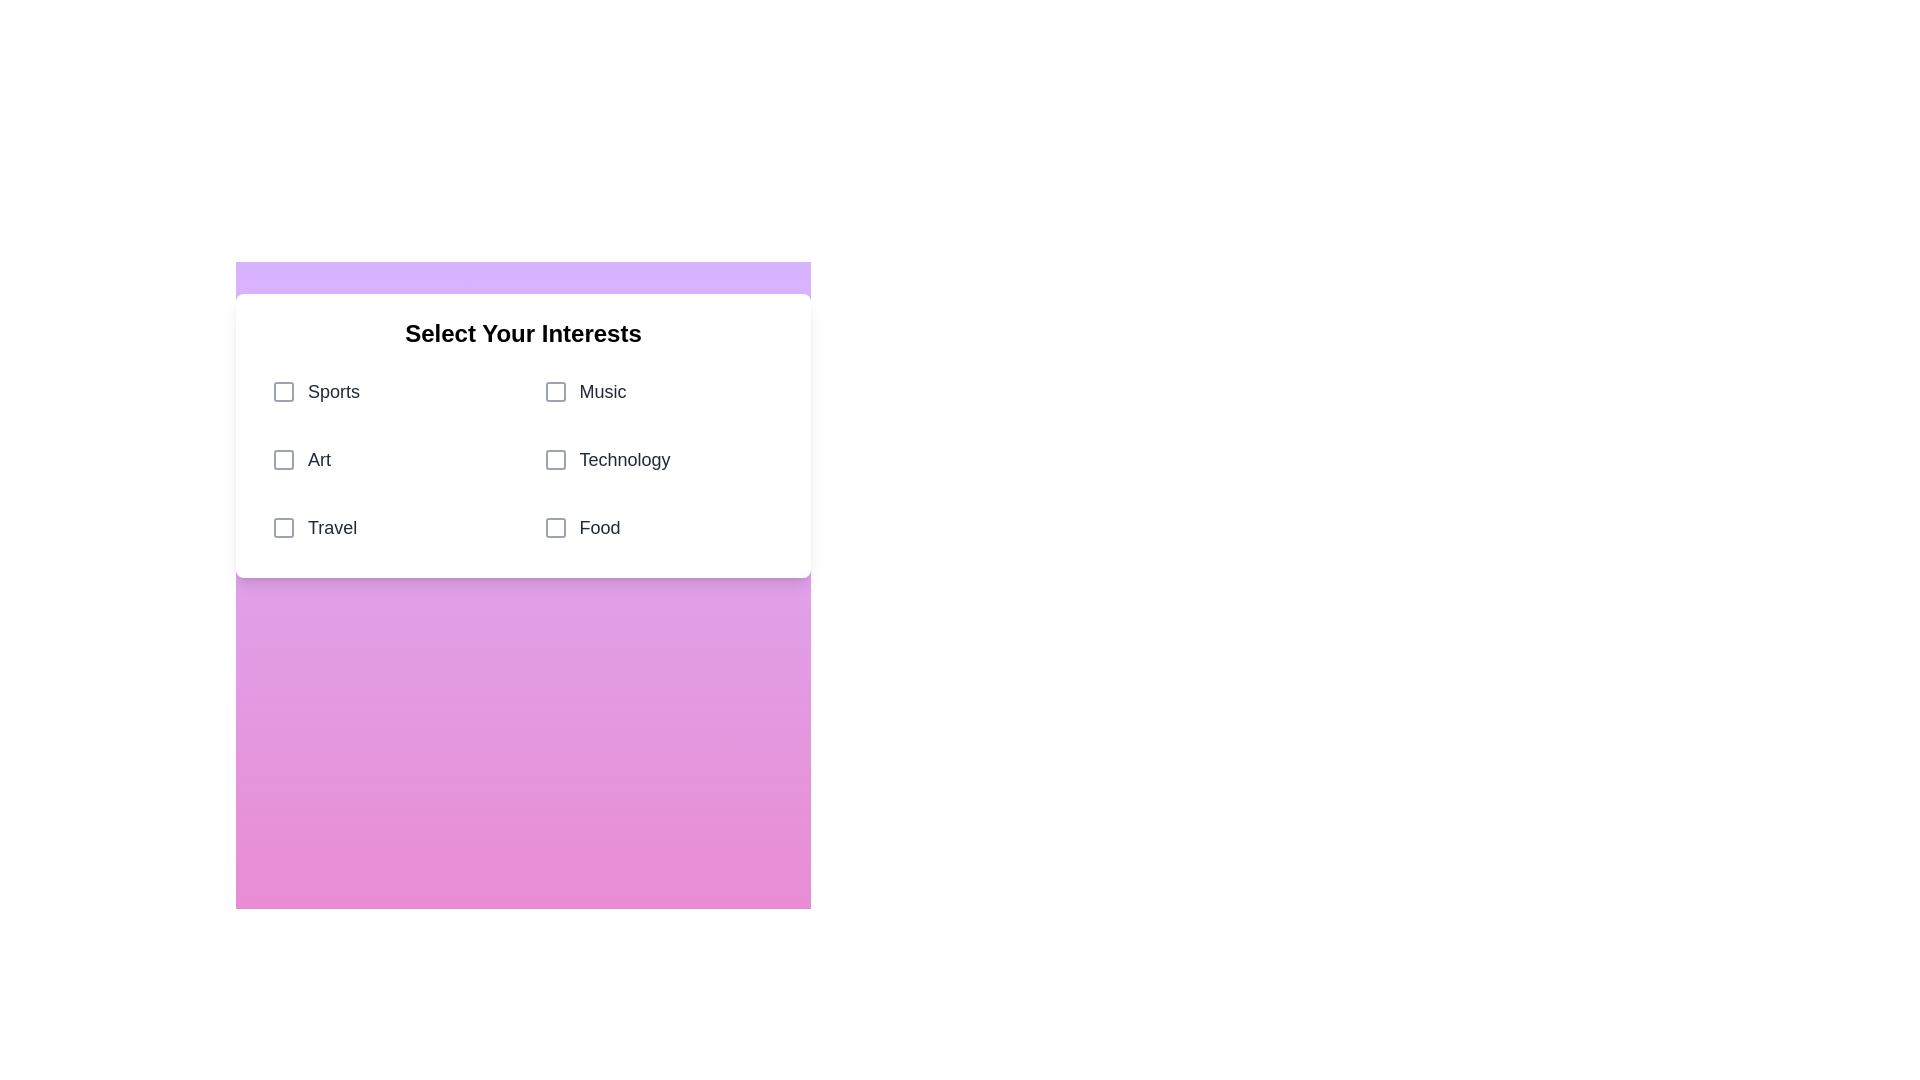 The width and height of the screenshot is (1920, 1080). I want to click on the category Music, so click(659, 392).